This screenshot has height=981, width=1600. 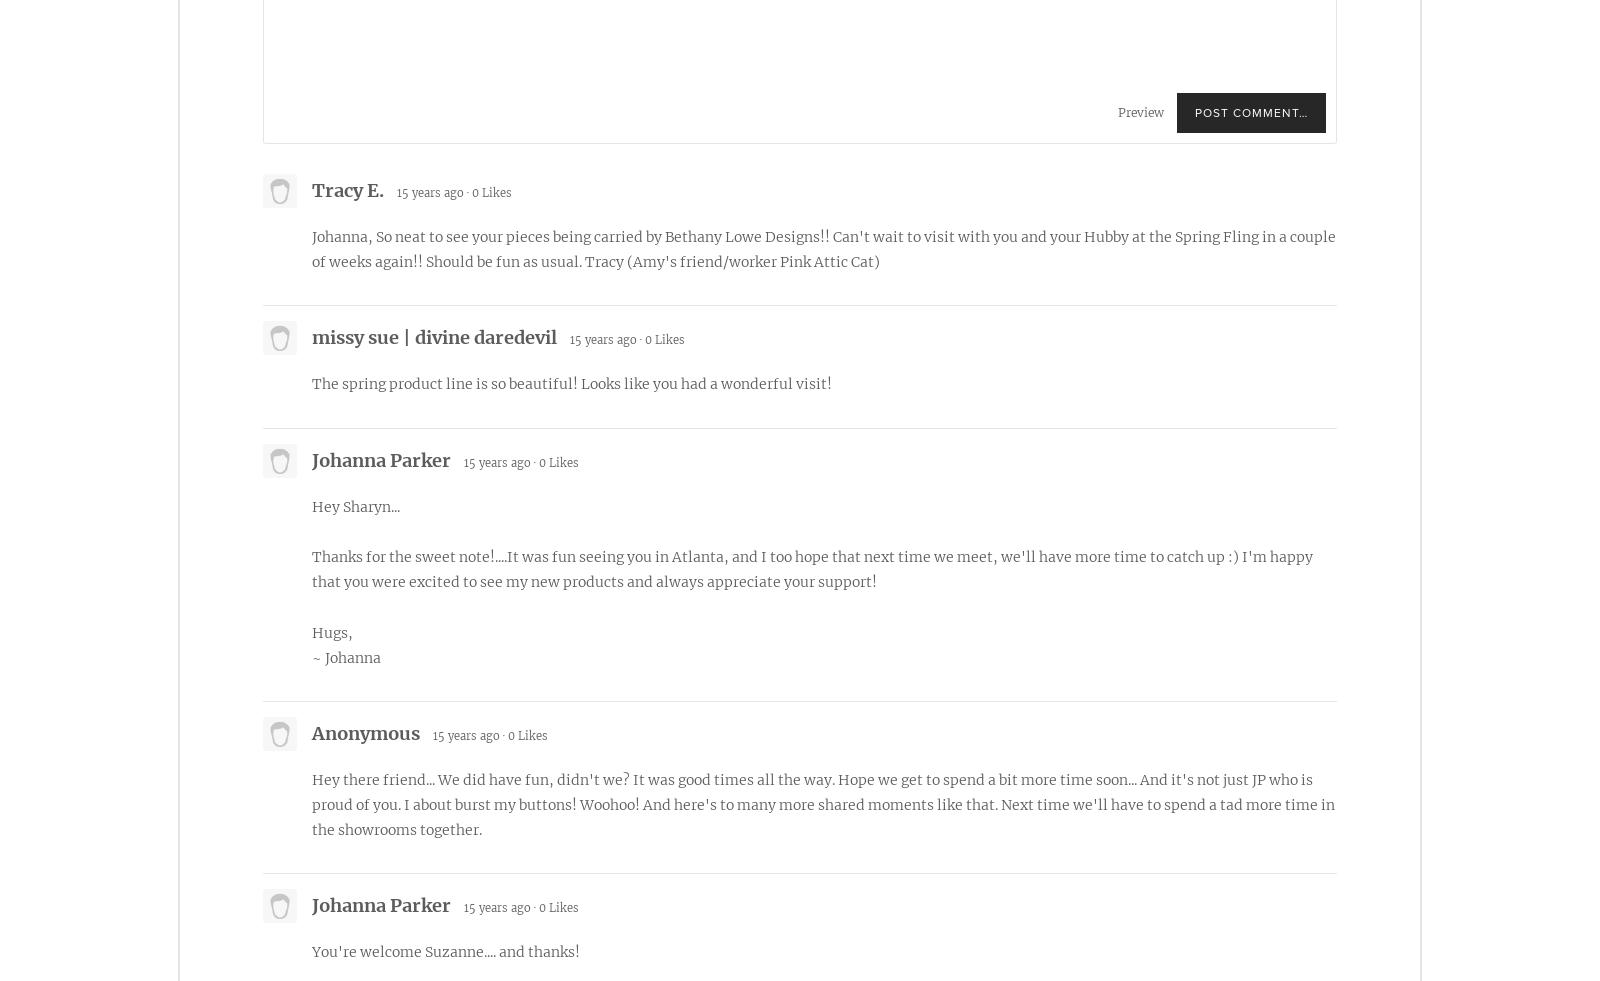 I want to click on 'Tracy E.', so click(x=348, y=189).